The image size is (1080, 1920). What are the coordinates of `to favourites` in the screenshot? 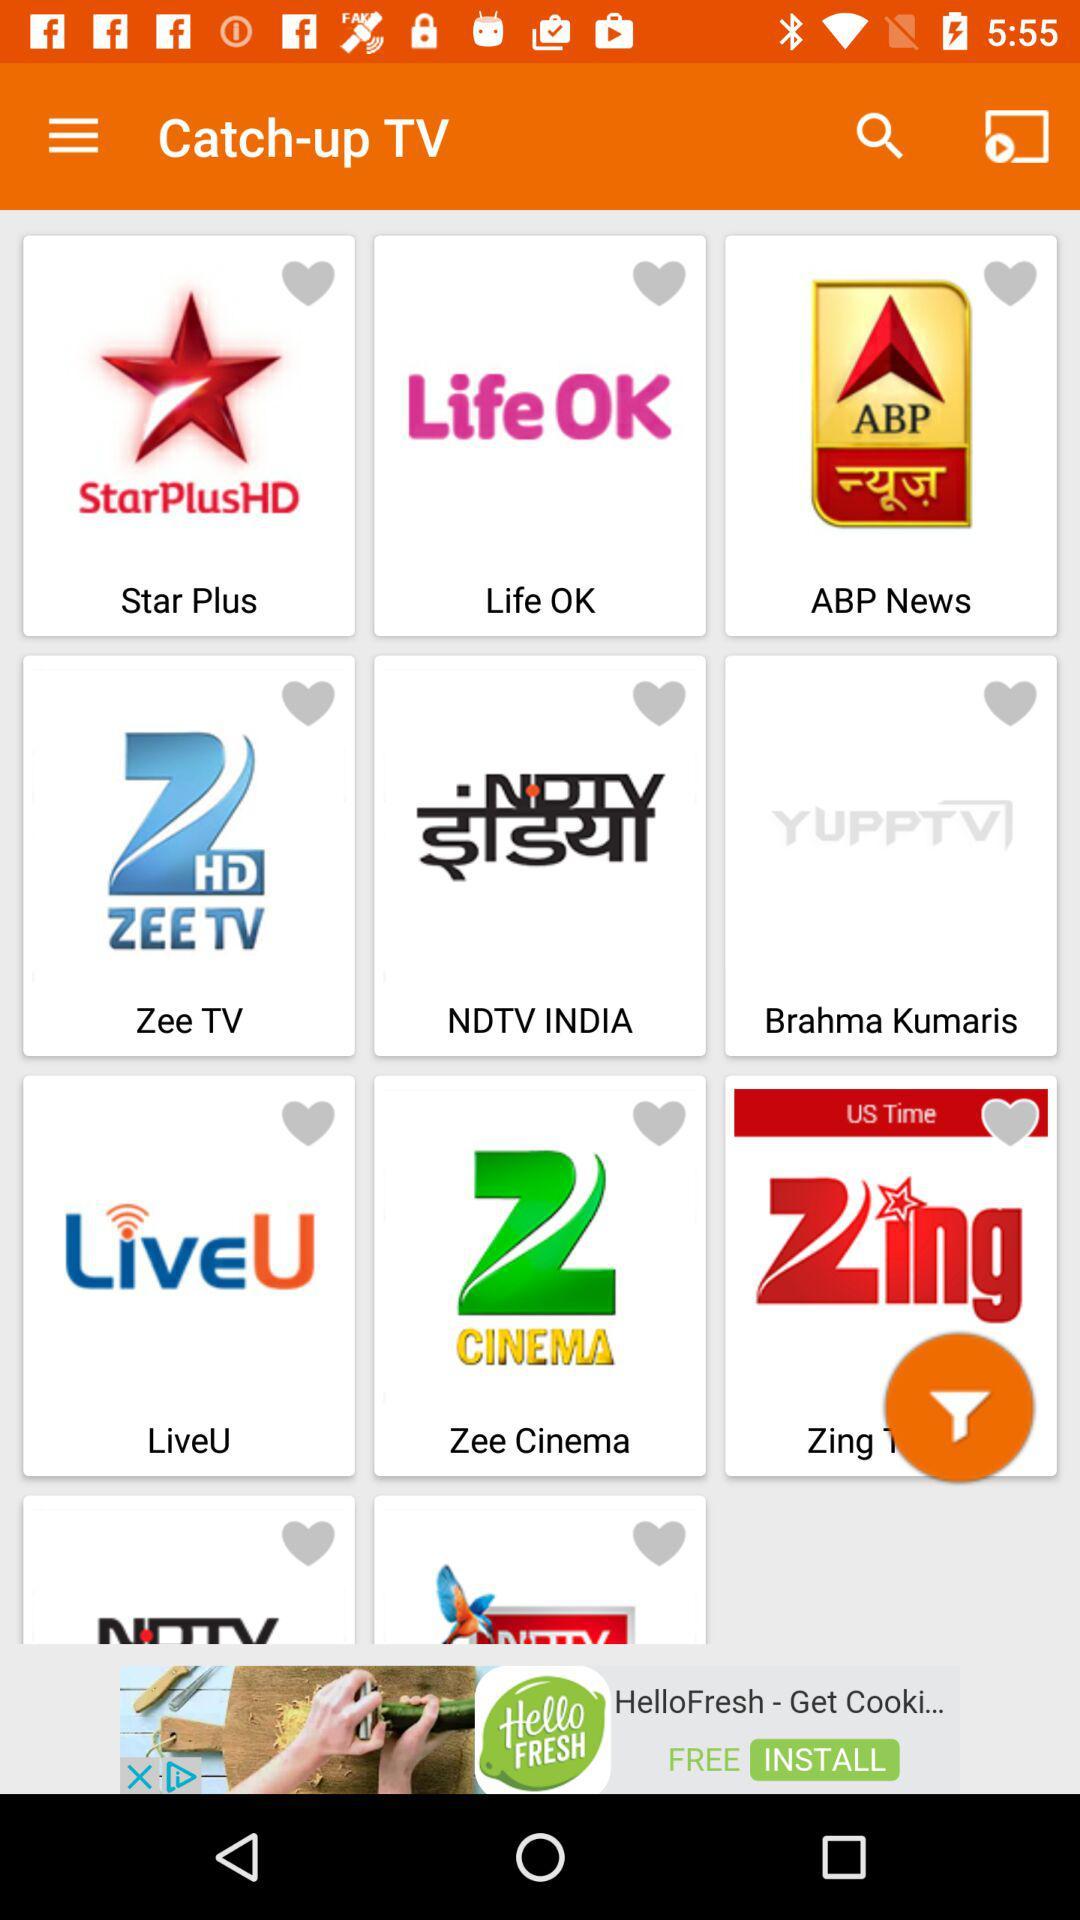 It's located at (659, 281).